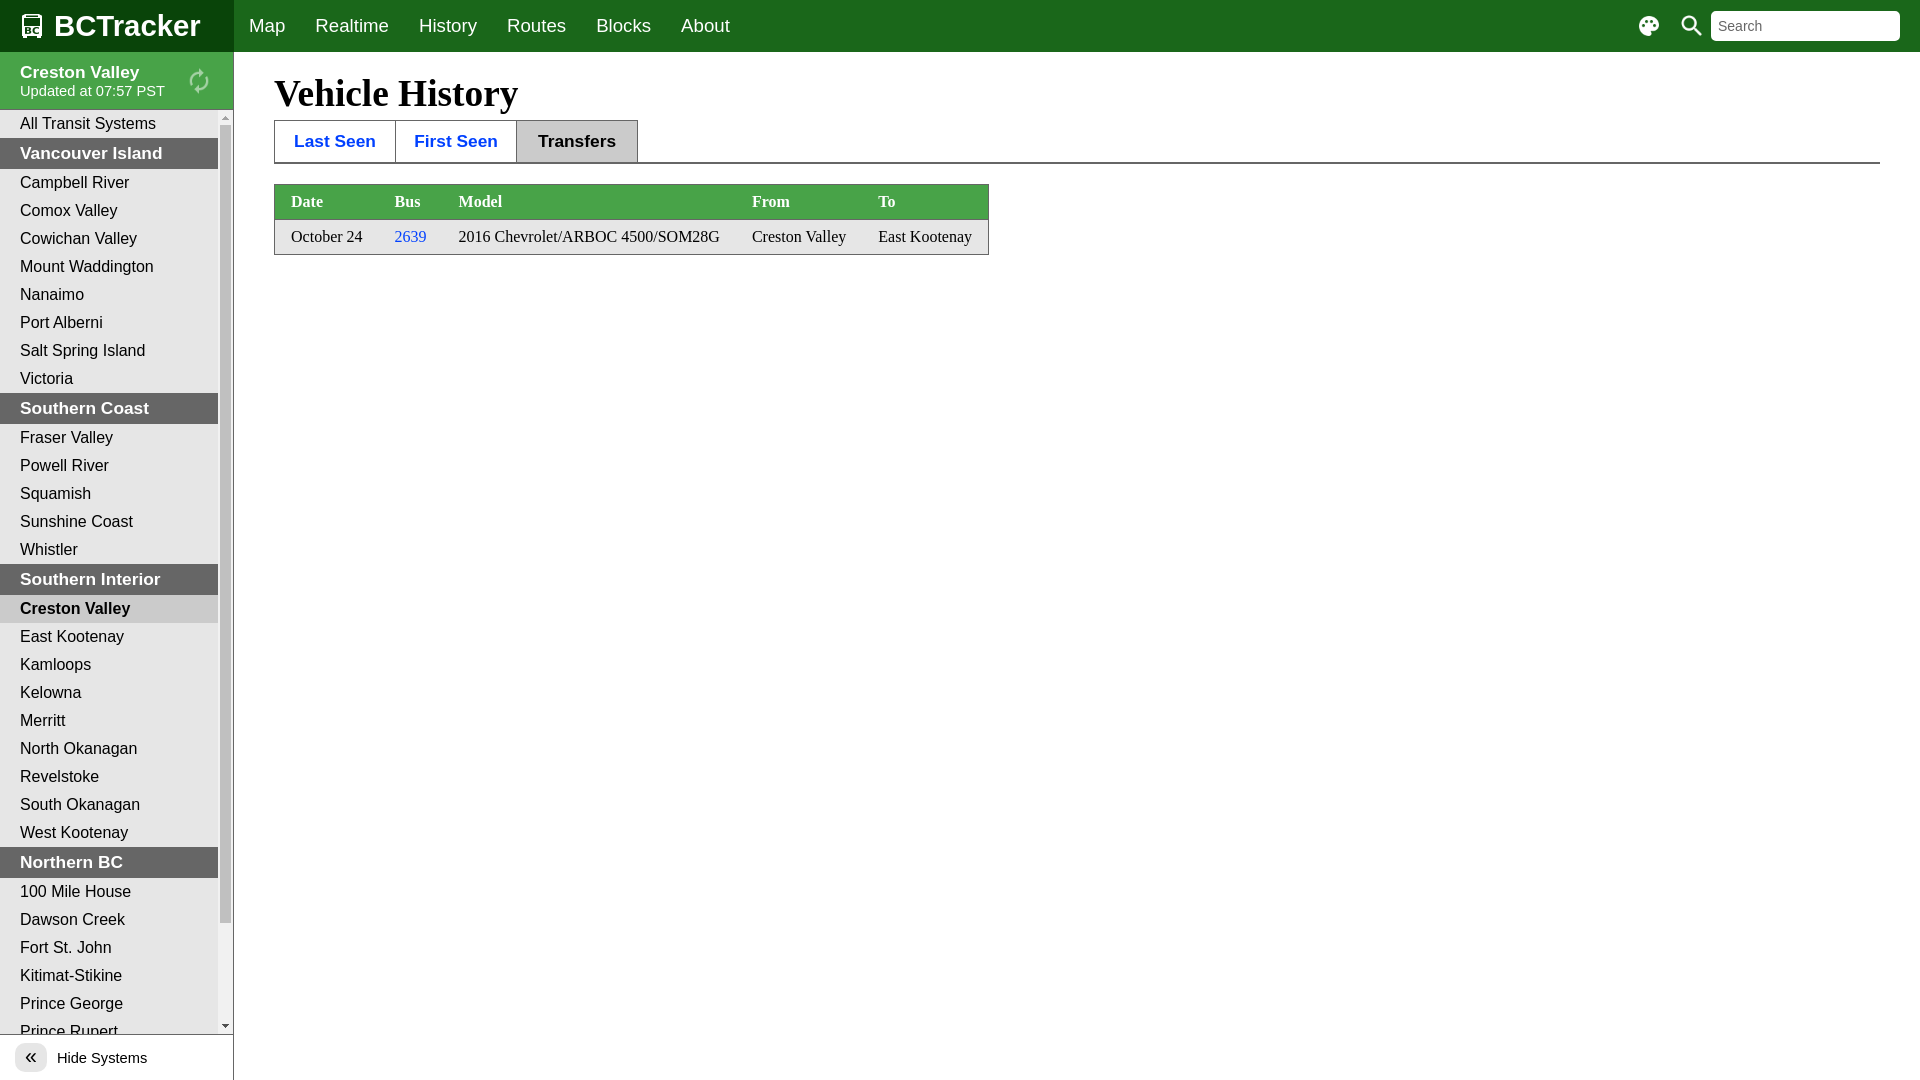 The image size is (1920, 1080). Describe the element at coordinates (536, 26) in the screenshot. I see `'Routes'` at that location.